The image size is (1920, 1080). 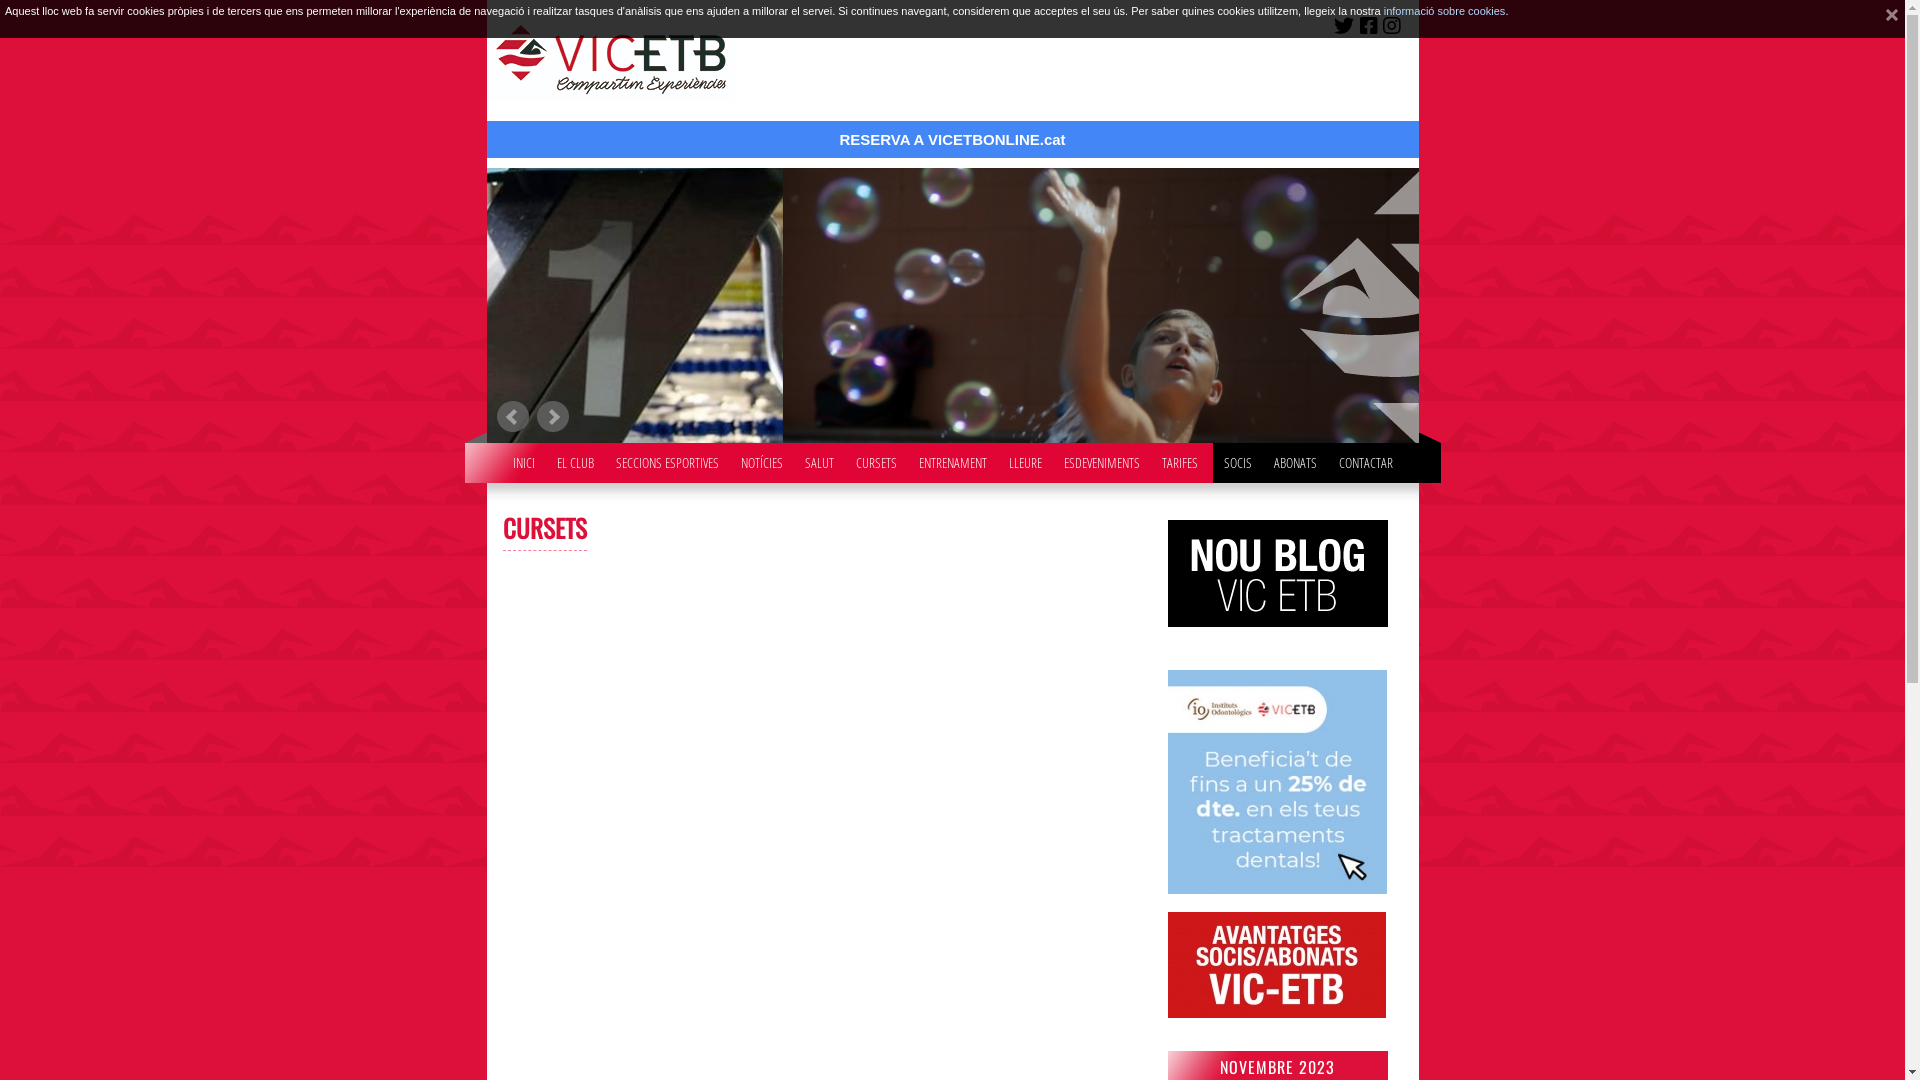 I want to click on 'EL CLUB', so click(x=573, y=458).